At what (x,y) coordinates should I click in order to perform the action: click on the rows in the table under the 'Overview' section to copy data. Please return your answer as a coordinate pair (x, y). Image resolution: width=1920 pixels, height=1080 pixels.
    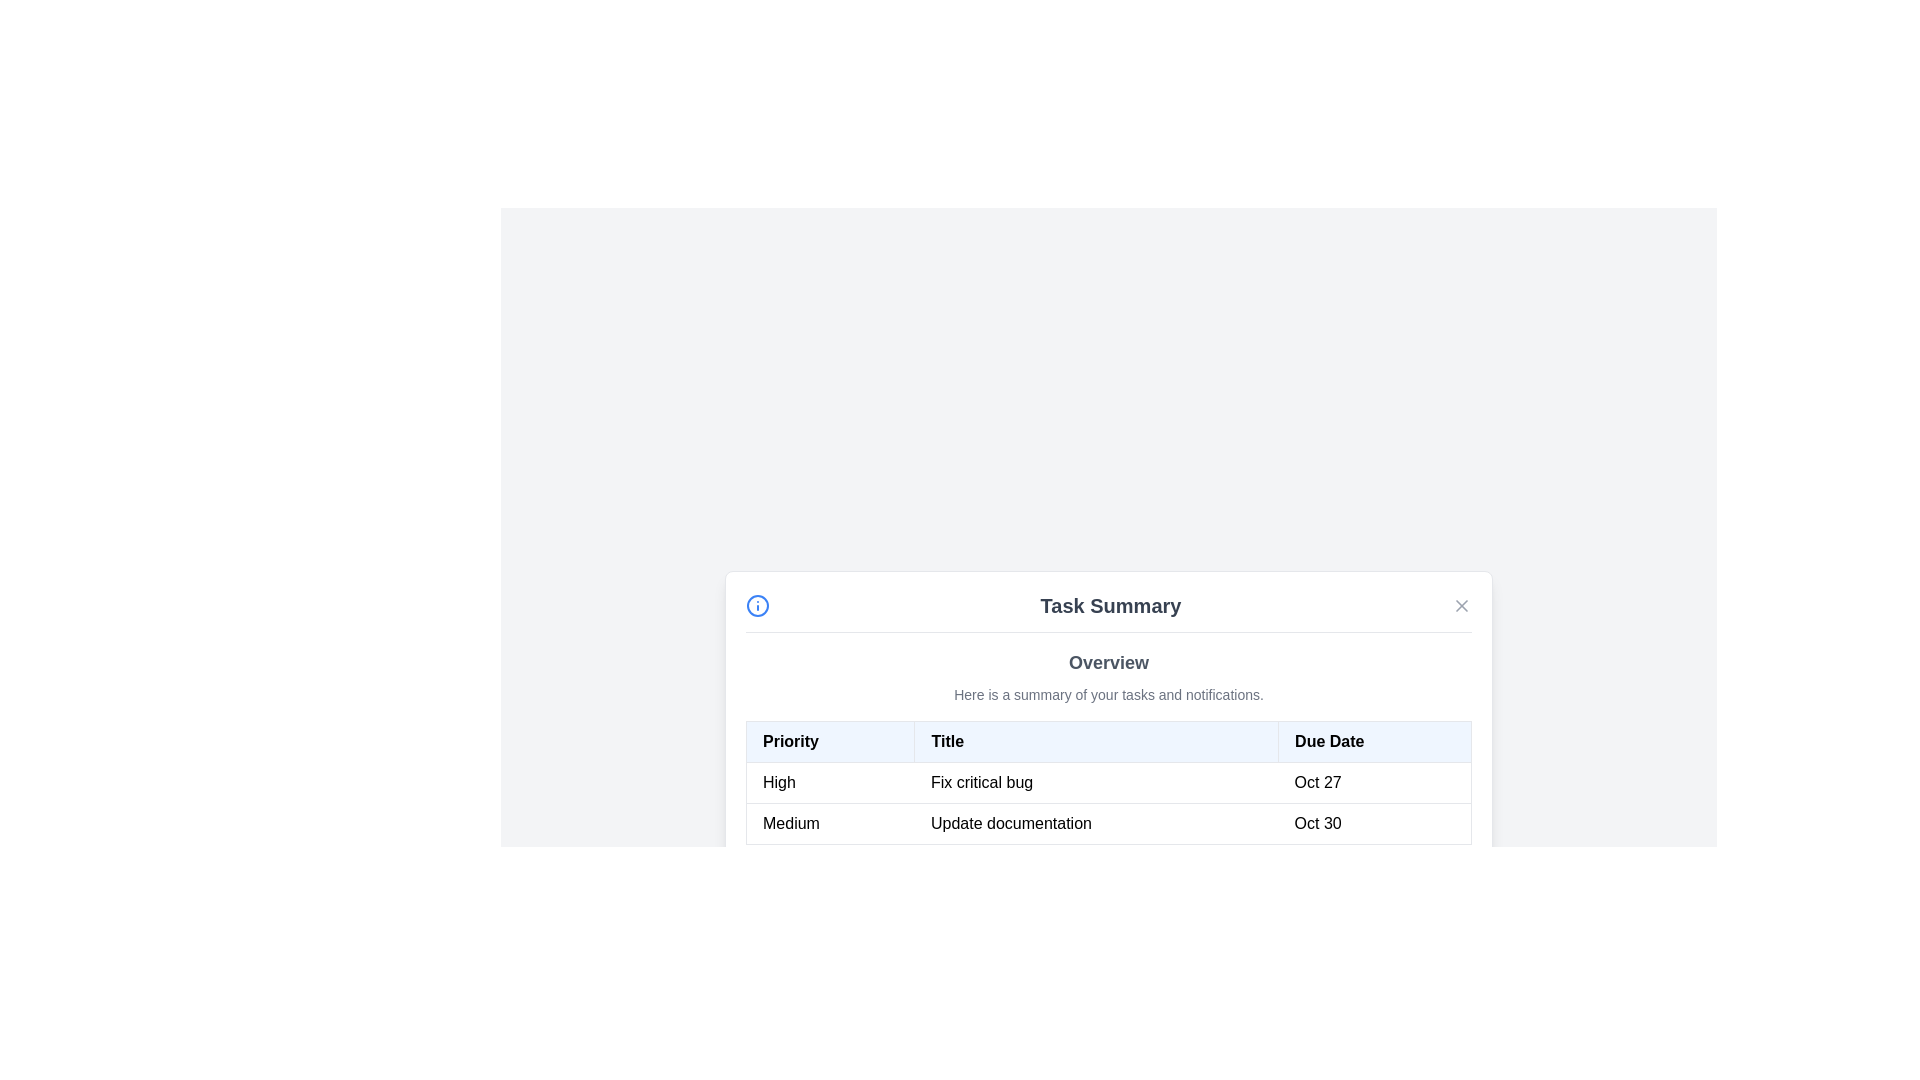
    Looking at the image, I should click on (1107, 745).